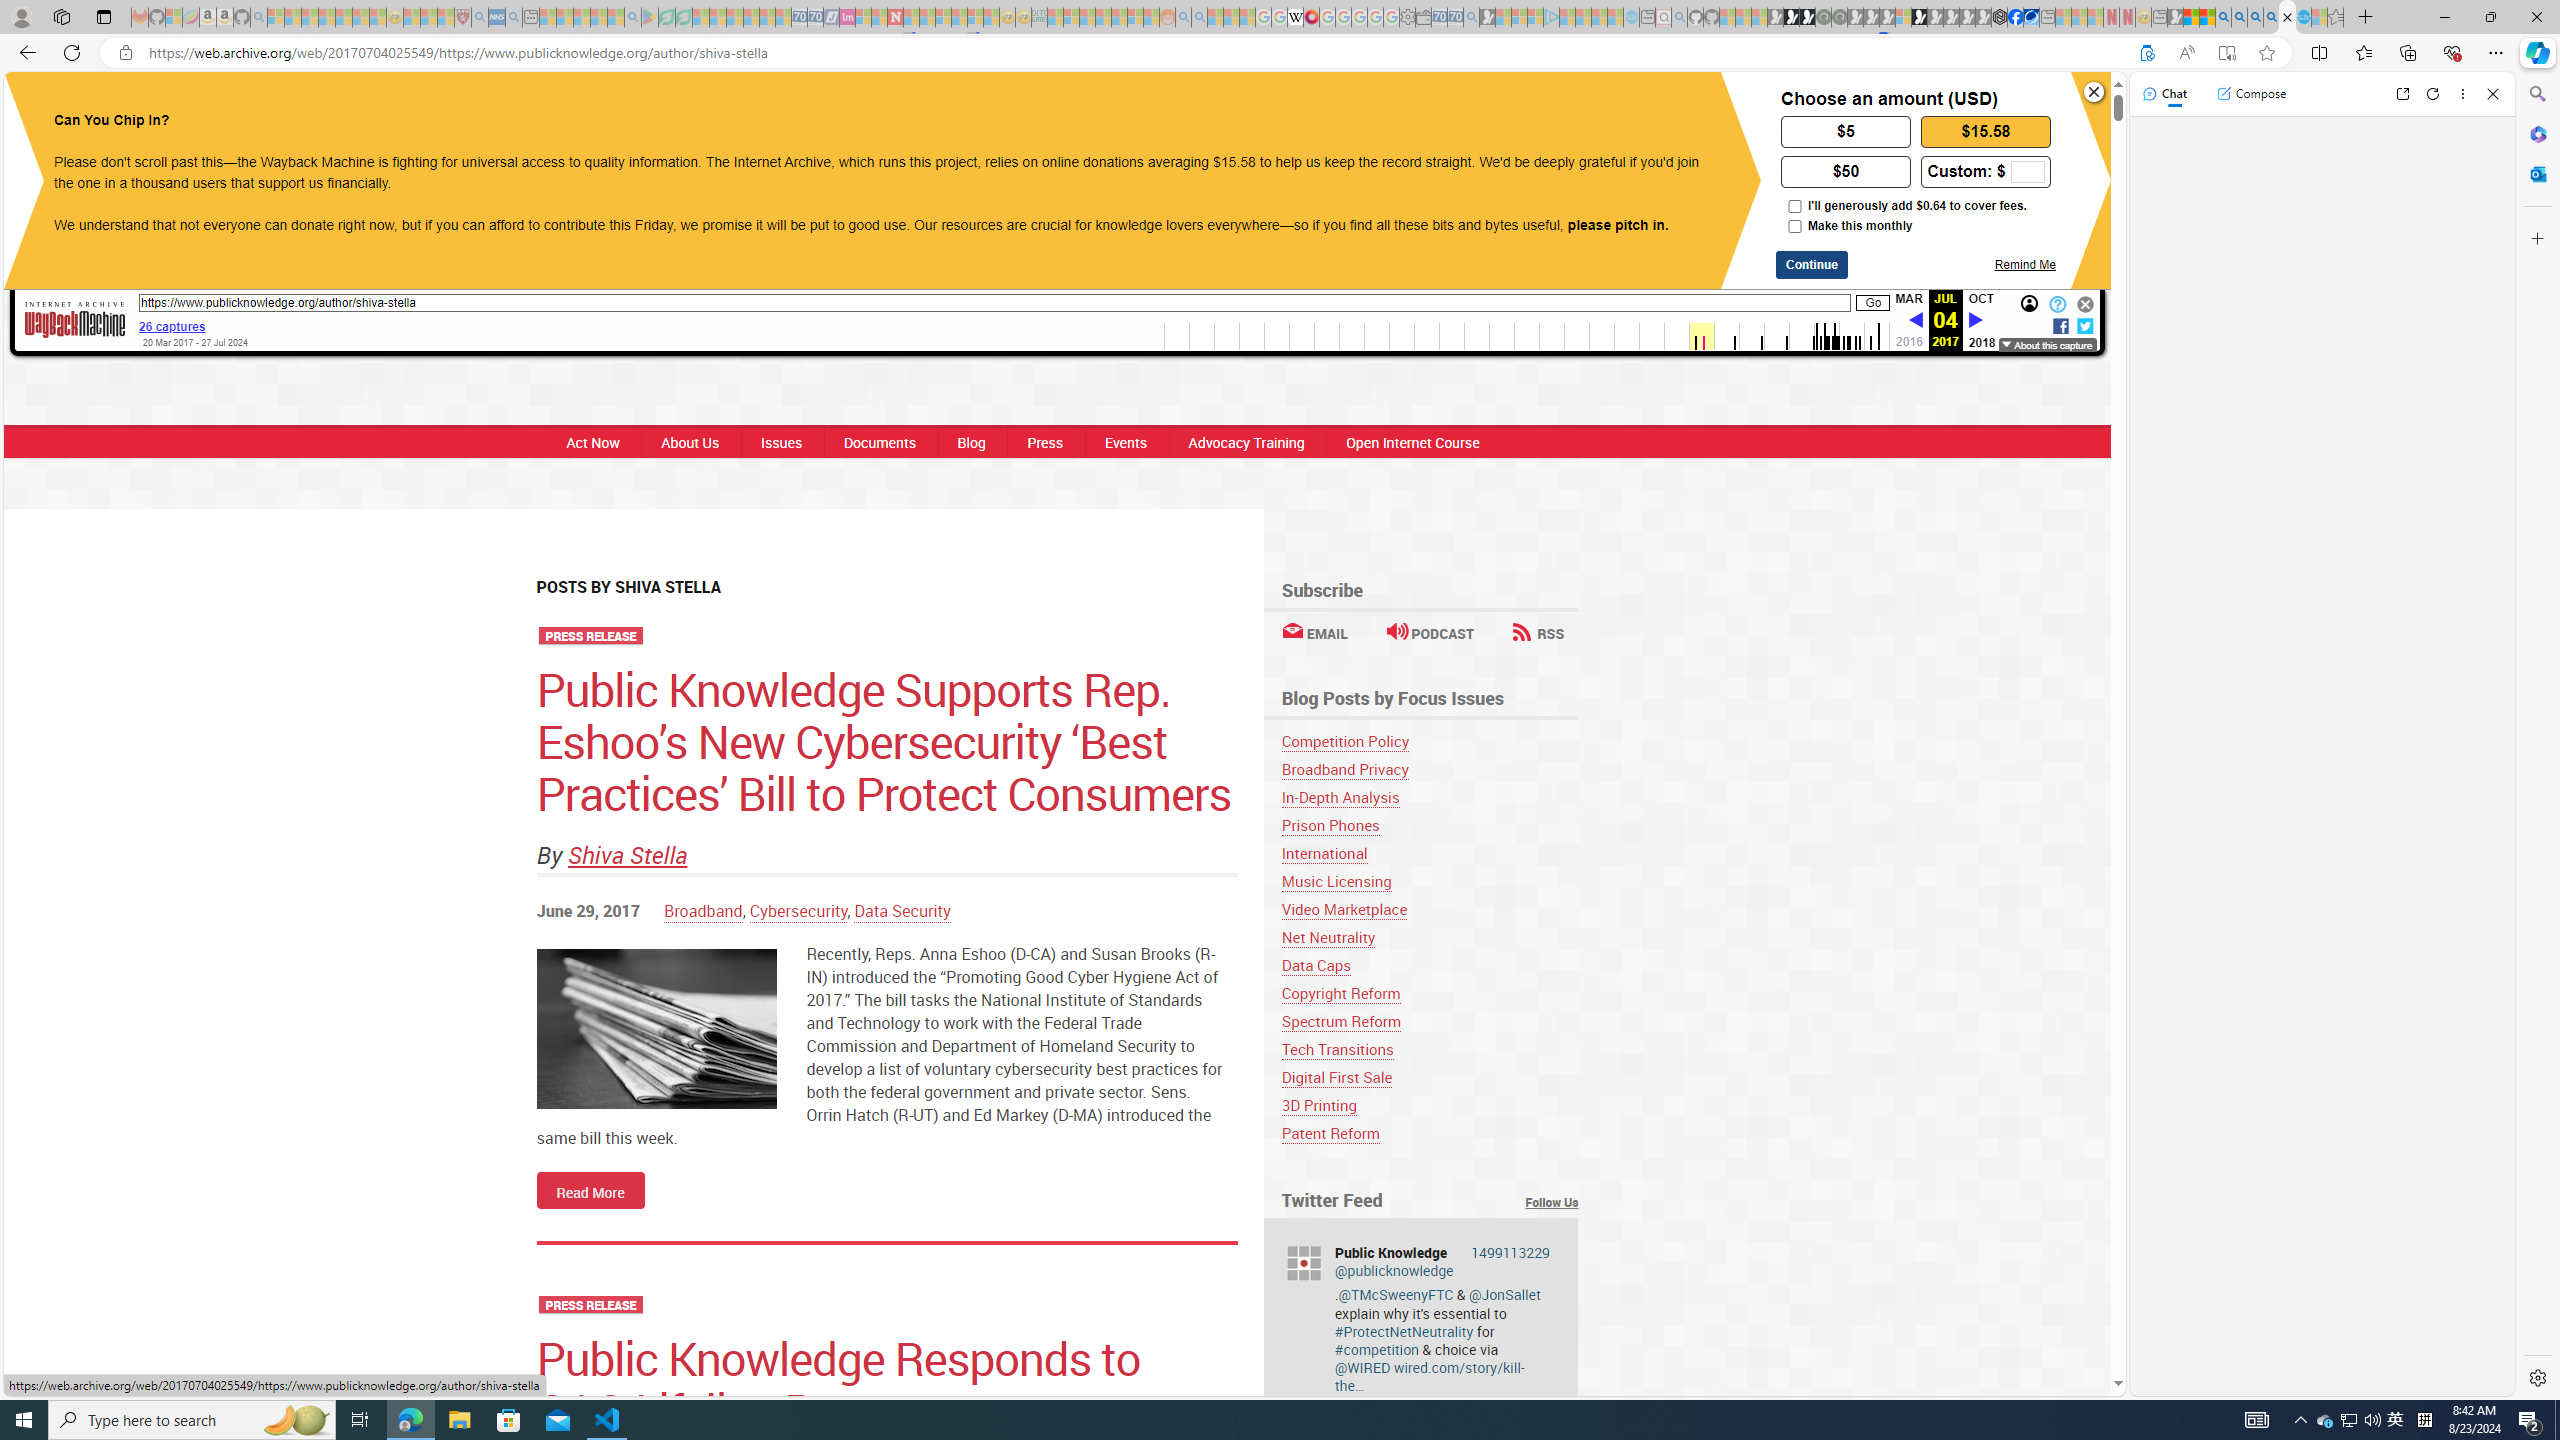  Describe the element at coordinates (1328, 1133) in the screenshot. I see `'Patent Reform'` at that location.